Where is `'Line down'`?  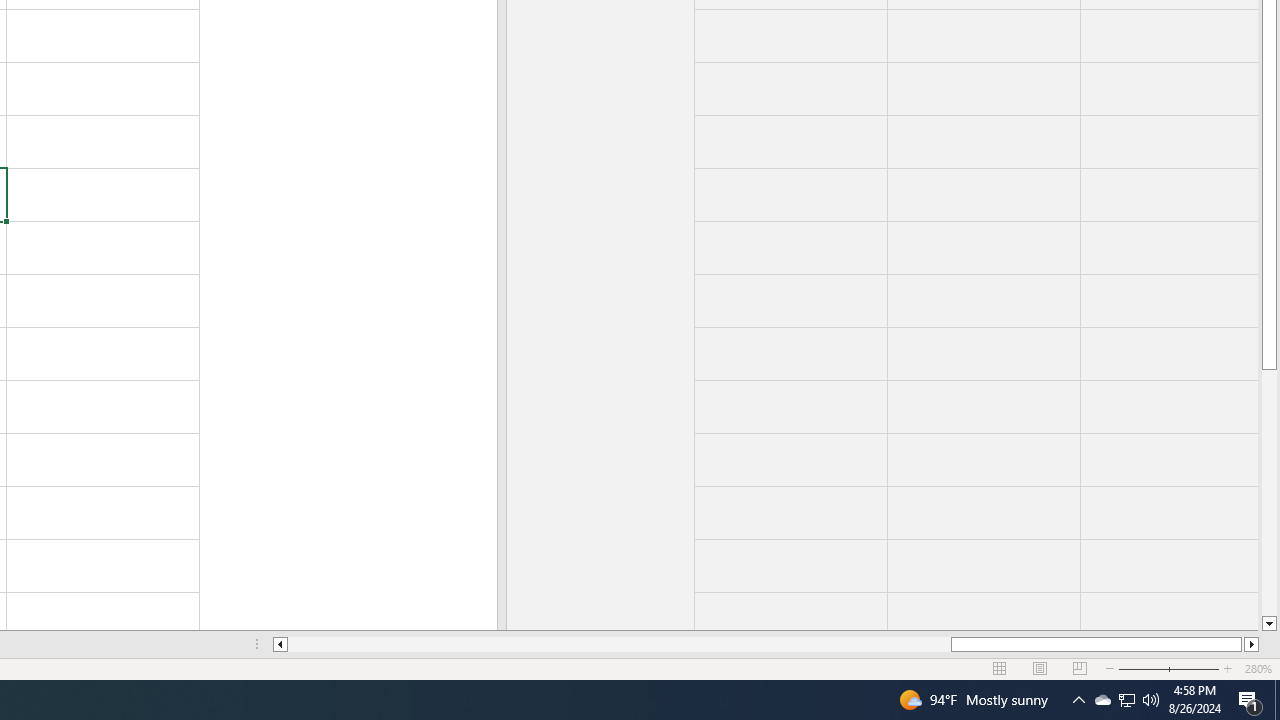 'Line down' is located at coordinates (1268, 623).